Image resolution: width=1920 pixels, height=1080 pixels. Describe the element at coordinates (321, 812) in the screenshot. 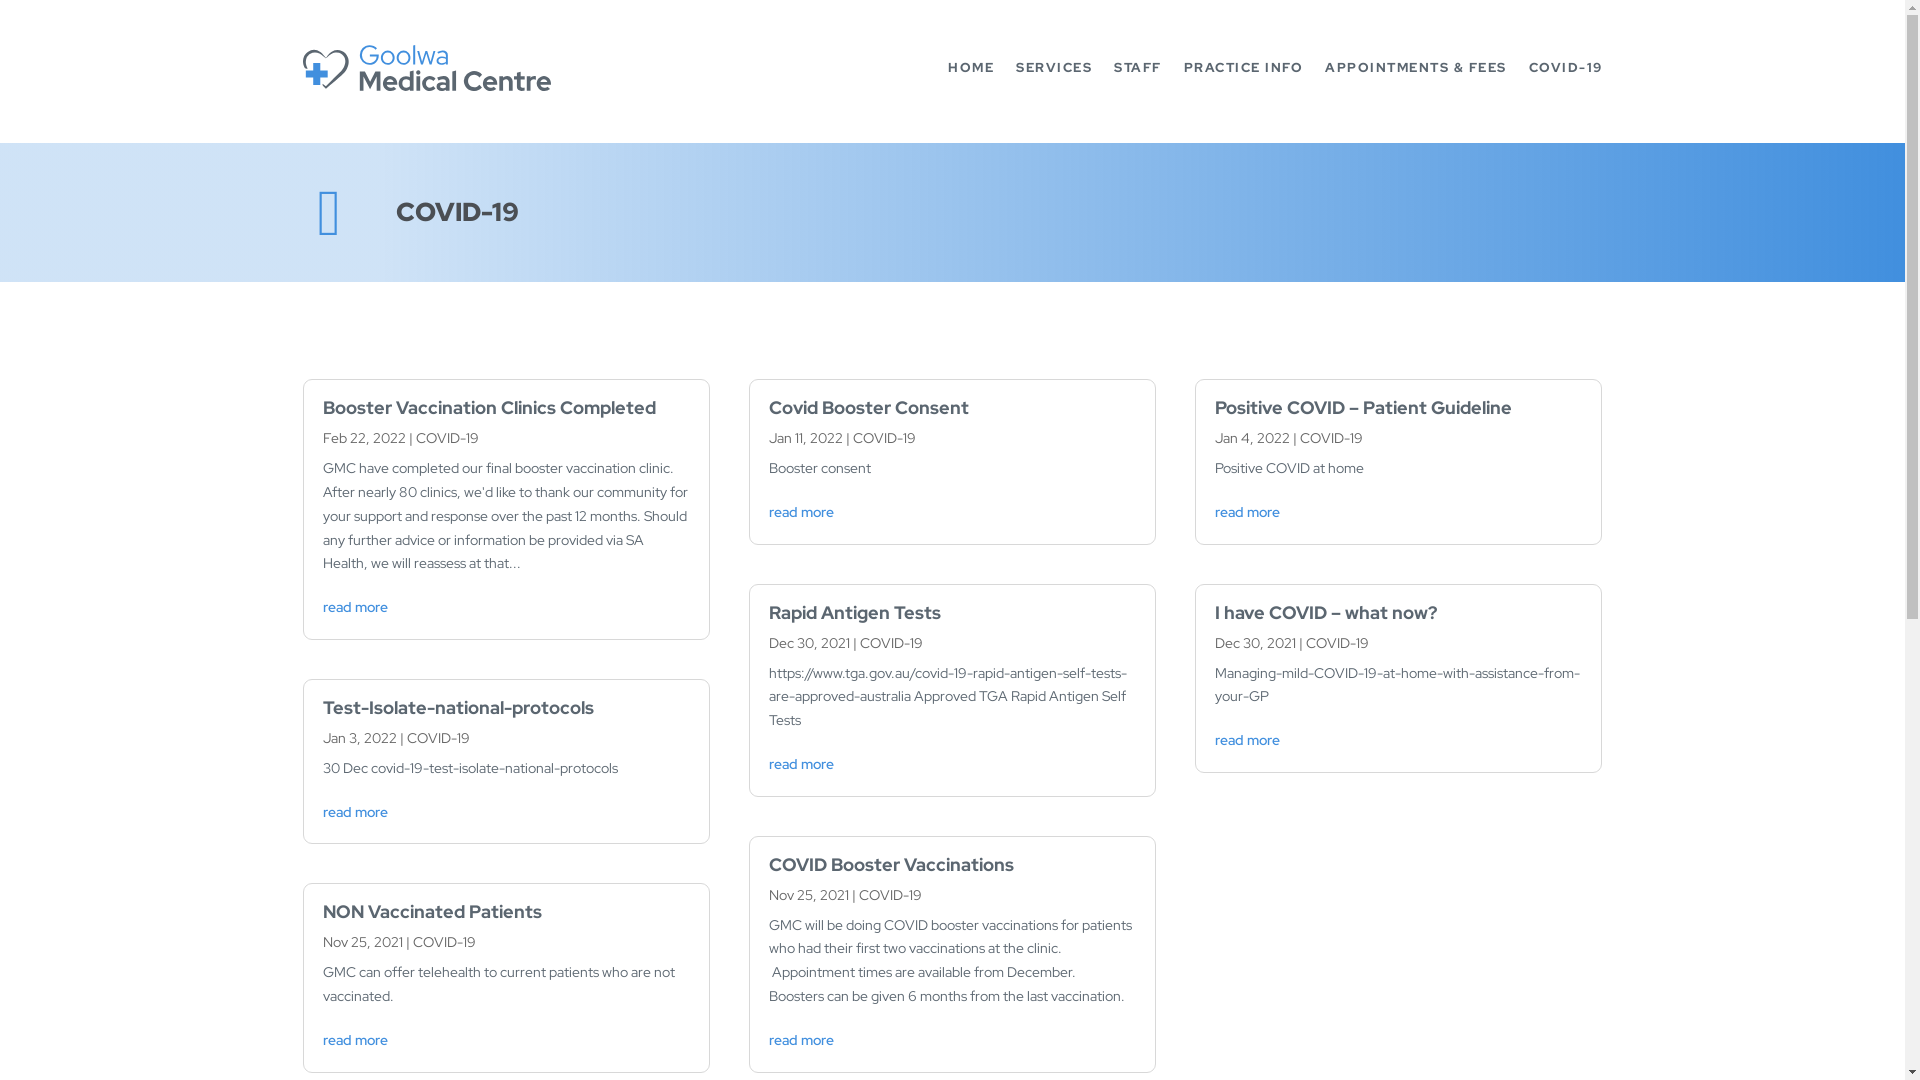

I see `'read more'` at that location.